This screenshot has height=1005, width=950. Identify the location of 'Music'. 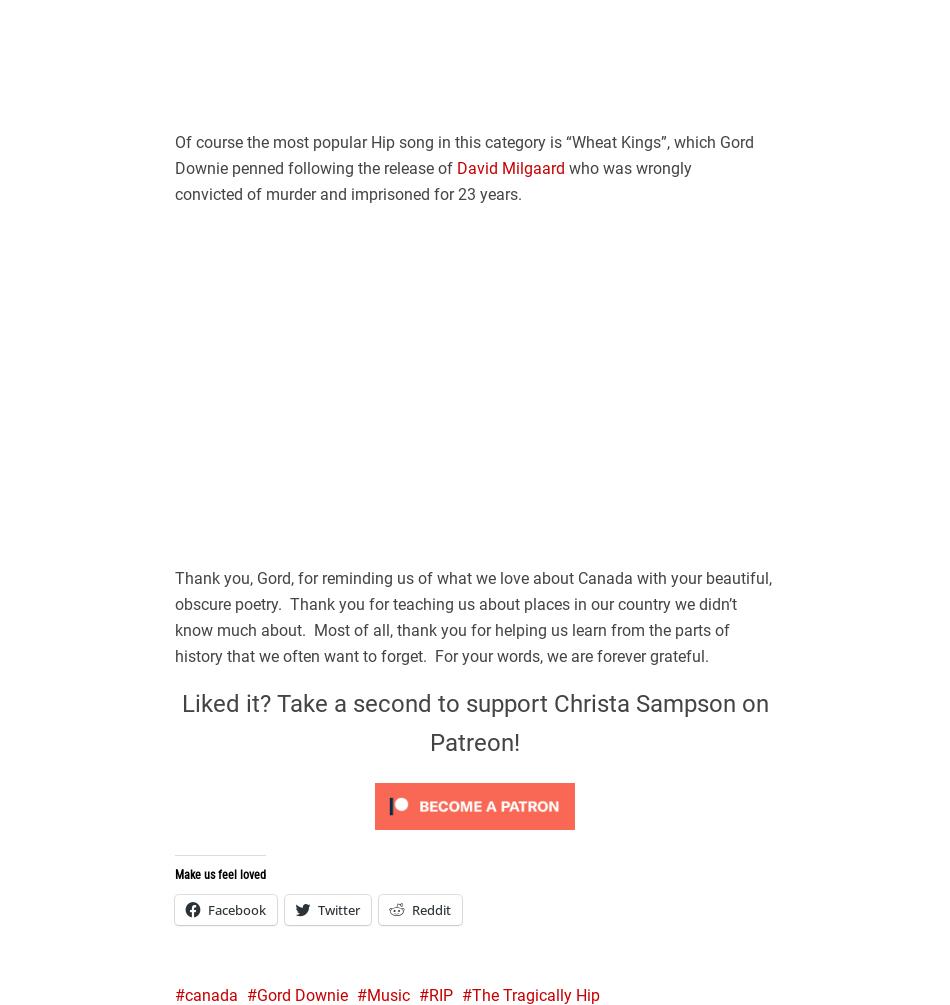
(387, 993).